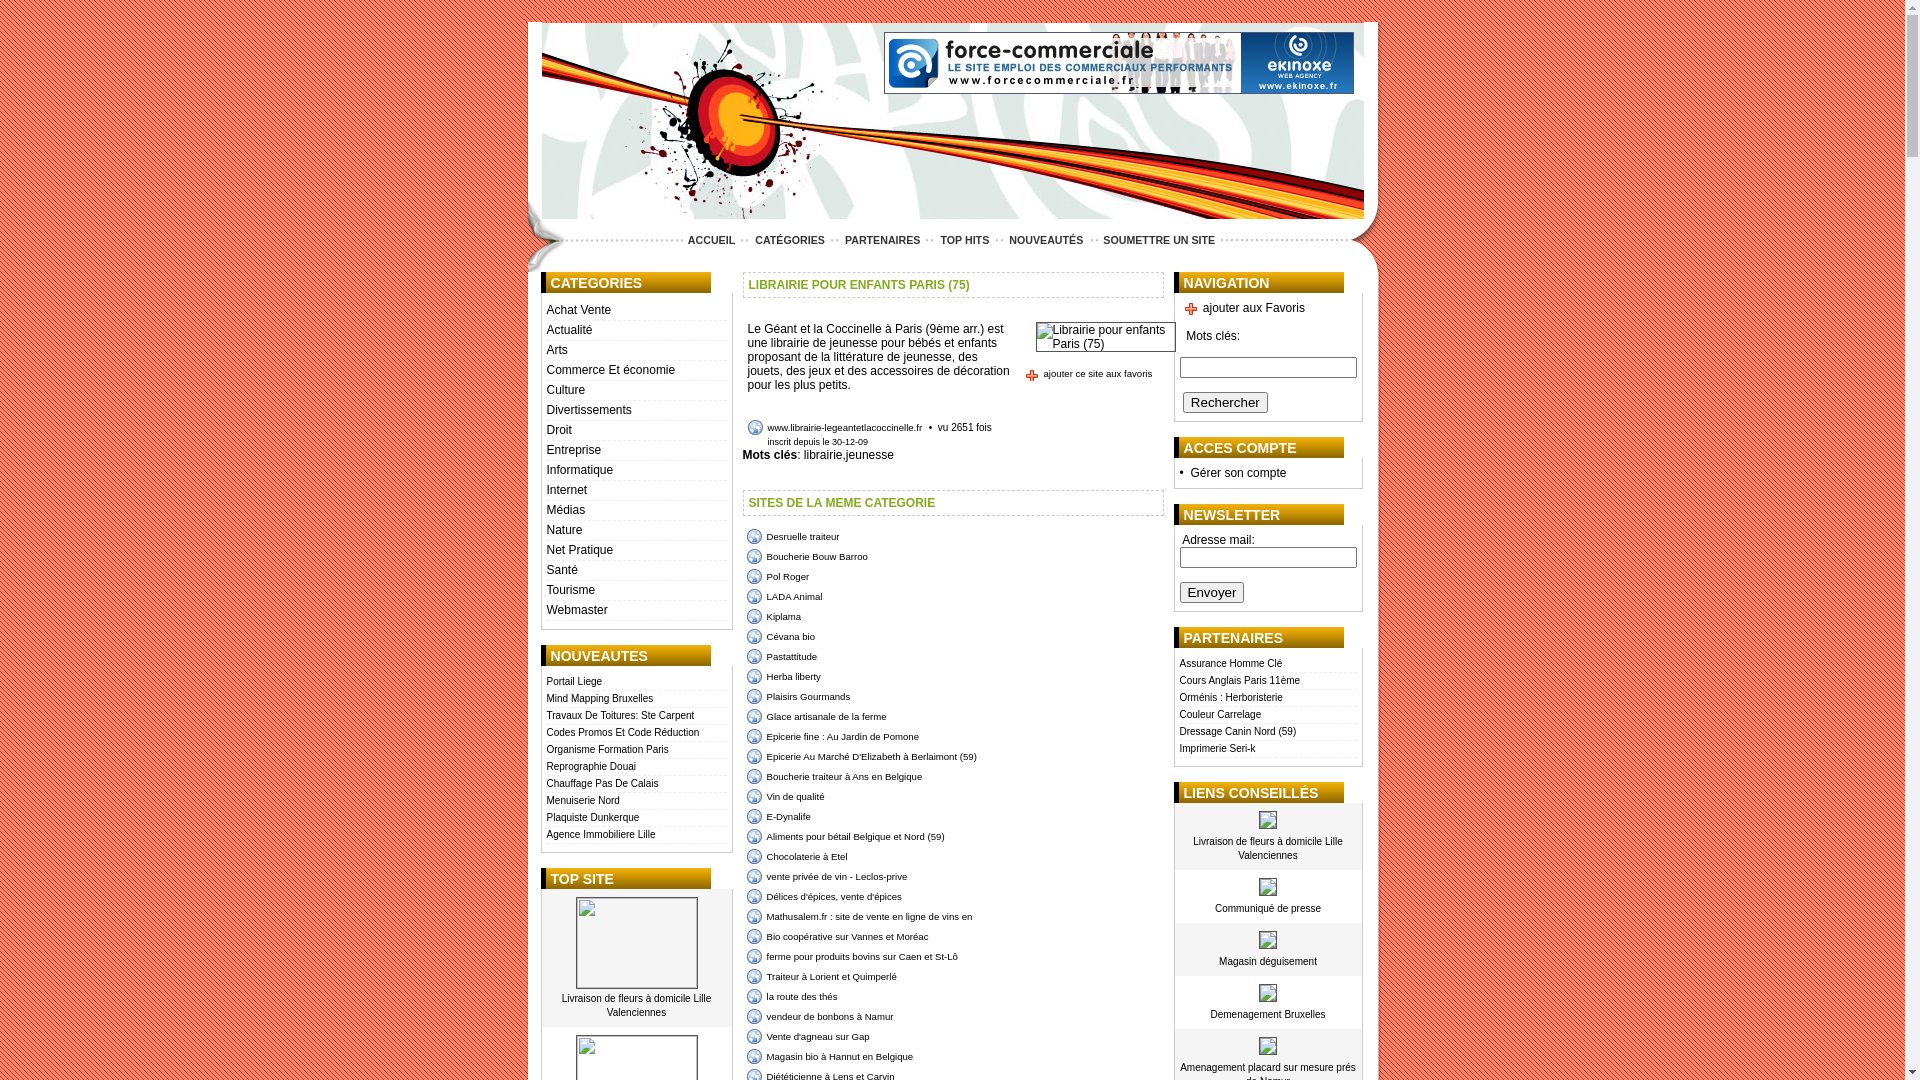 Image resolution: width=1920 pixels, height=1080 pixels. What do you see at coordinates (634, 698) in the screenshot?
I see `'Mind Mapping Bruxelles'` at bounding box center [634, 698].